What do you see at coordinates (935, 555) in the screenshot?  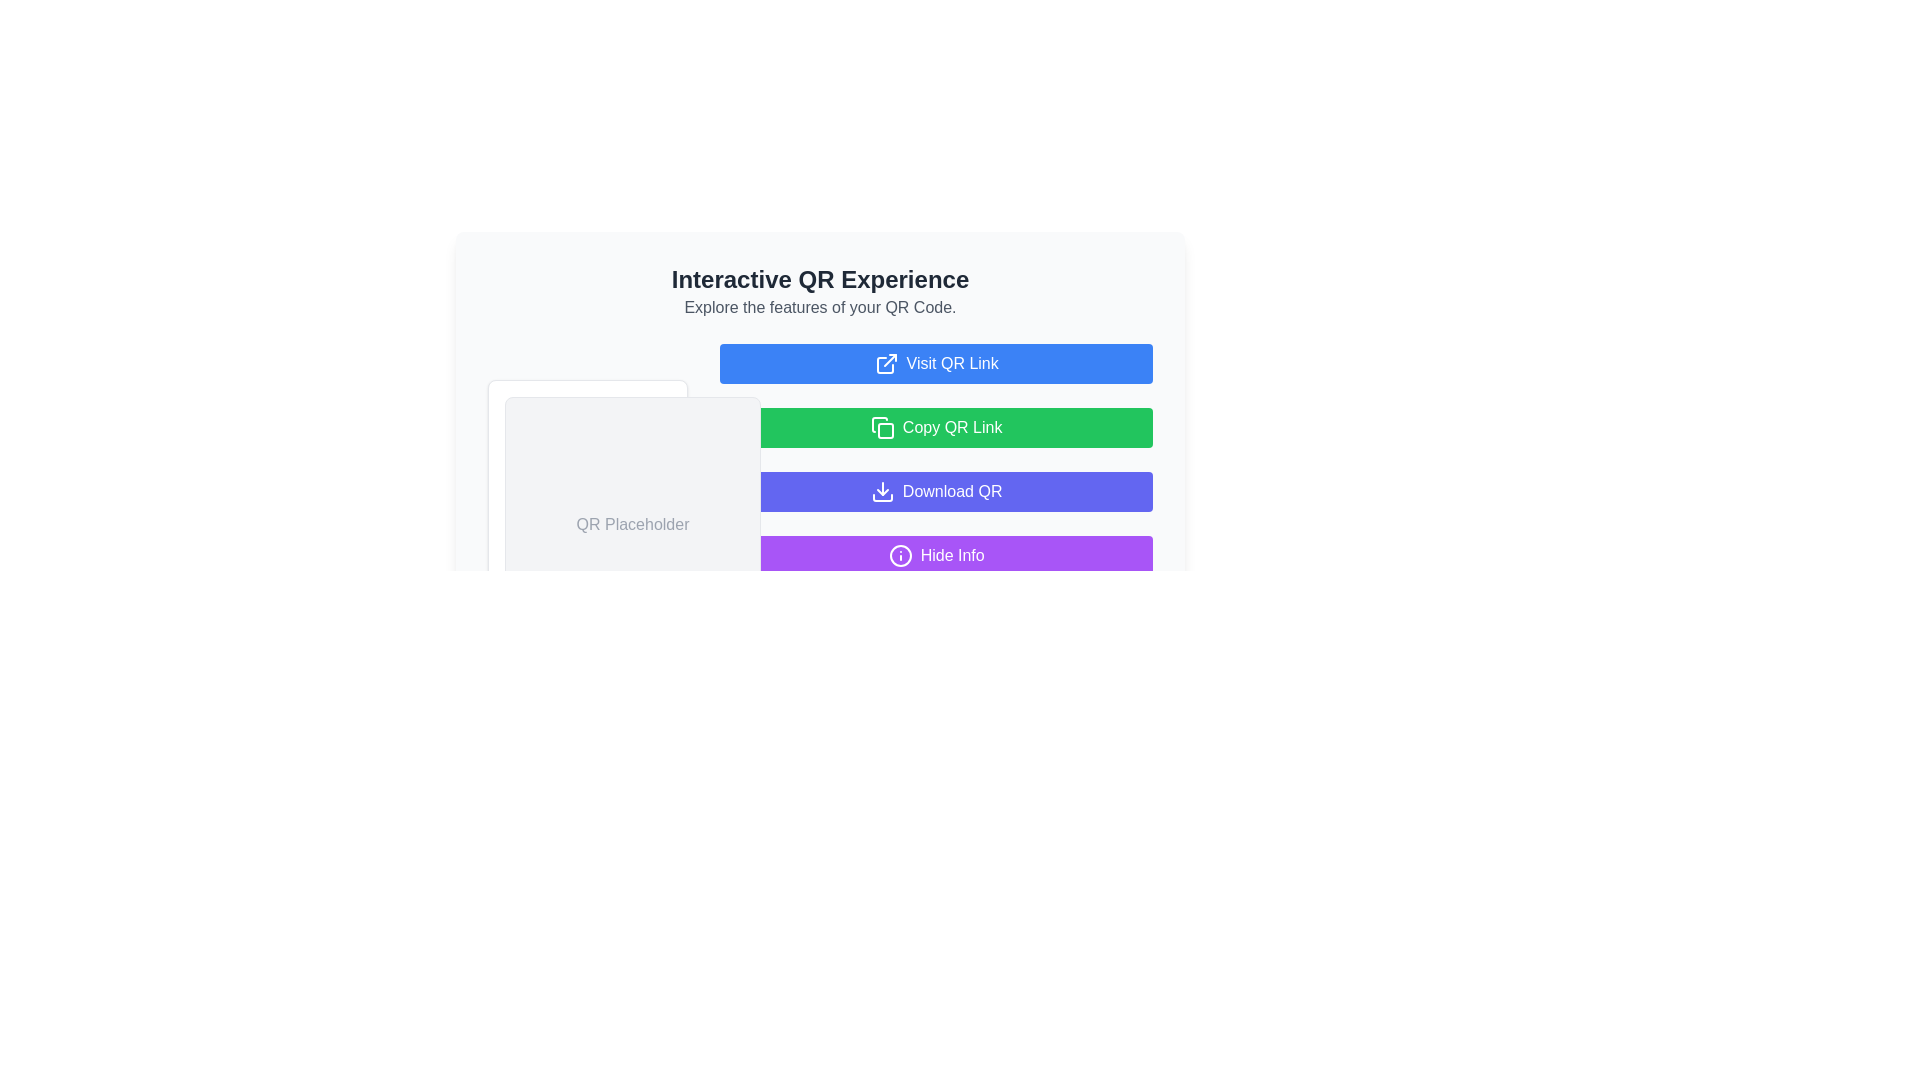 I see `the 'Hide Info' button with a purple background and white text located at the bottom of the 'Interactive QR Experience' module` at bounding box center [935, 555].